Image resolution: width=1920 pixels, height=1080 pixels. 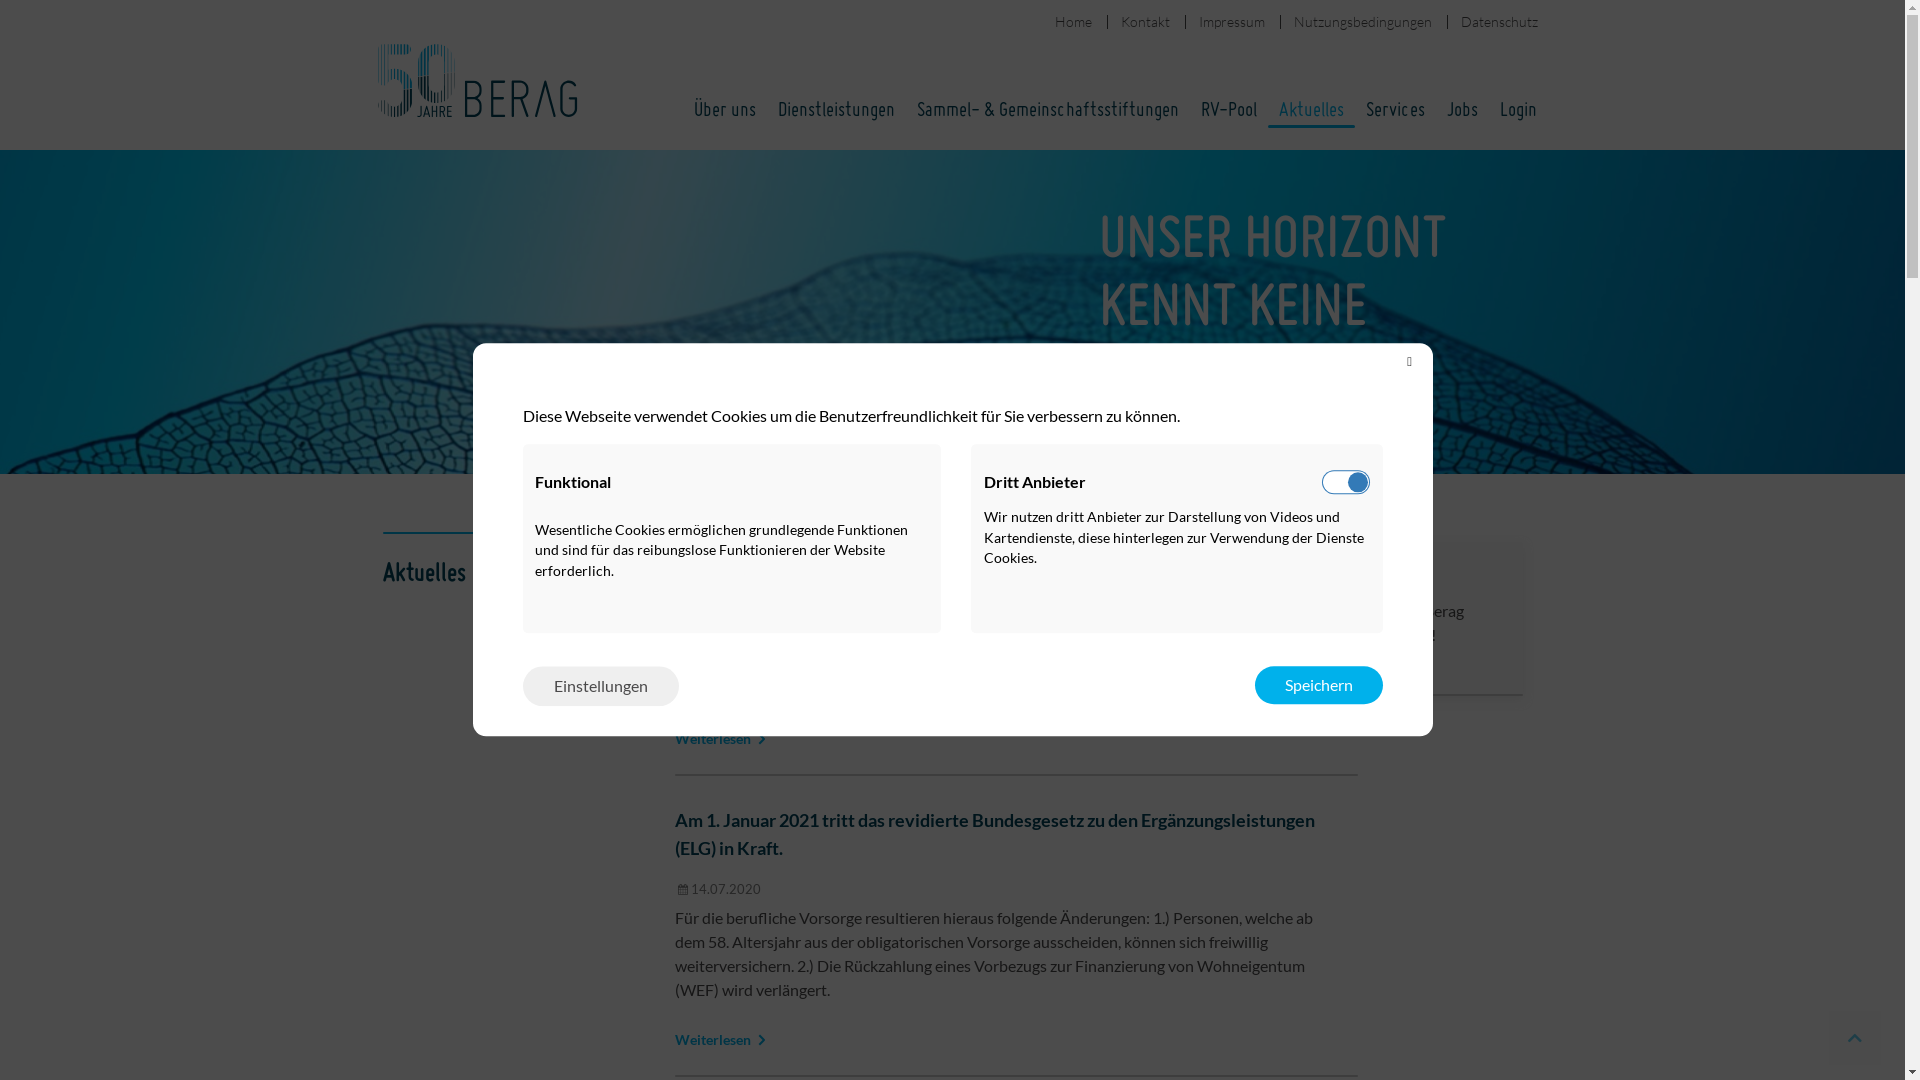 I want to click on 'Jobs, so click(x=1440, y=617).